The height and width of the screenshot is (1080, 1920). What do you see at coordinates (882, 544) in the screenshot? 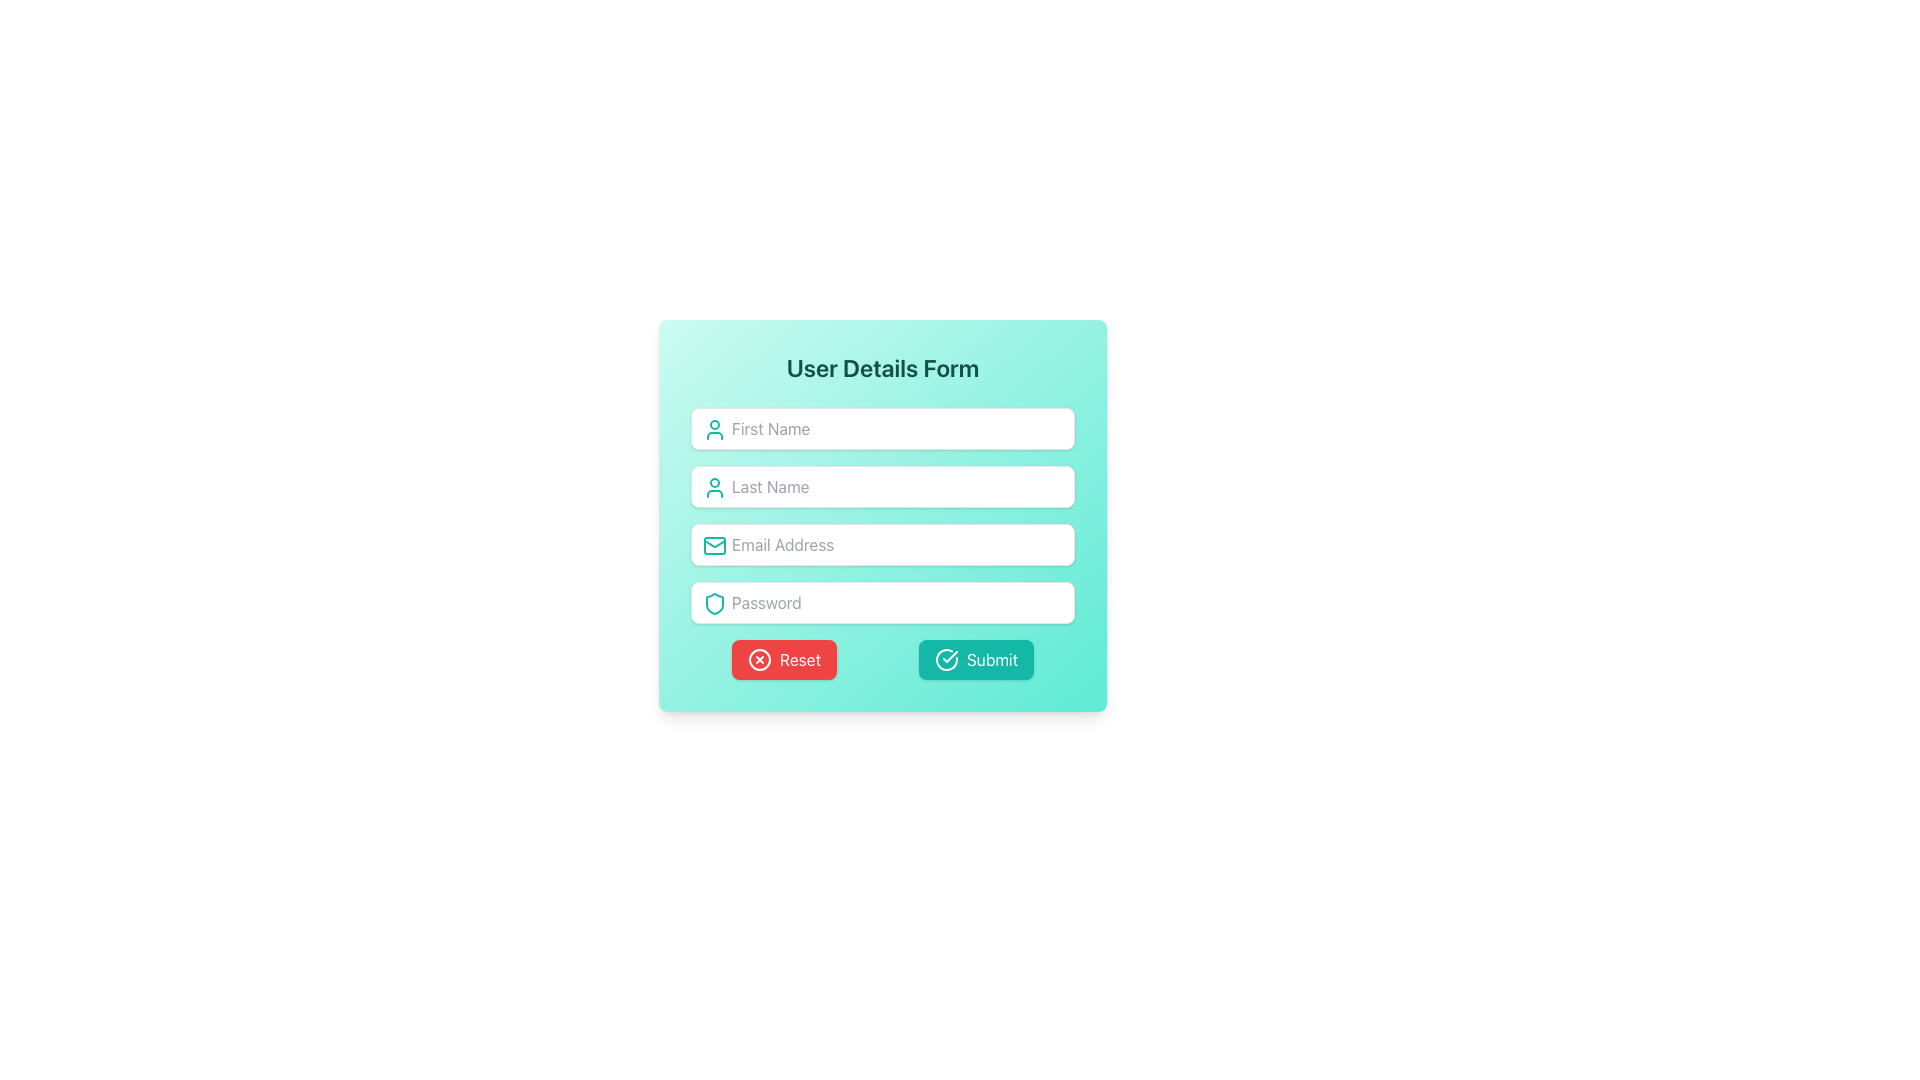
I see `the email address input field located in the 'User Details Form', which is the third input field below 'Last Name' and above 'Password', to focus on it` at bounding box center [882, 544].